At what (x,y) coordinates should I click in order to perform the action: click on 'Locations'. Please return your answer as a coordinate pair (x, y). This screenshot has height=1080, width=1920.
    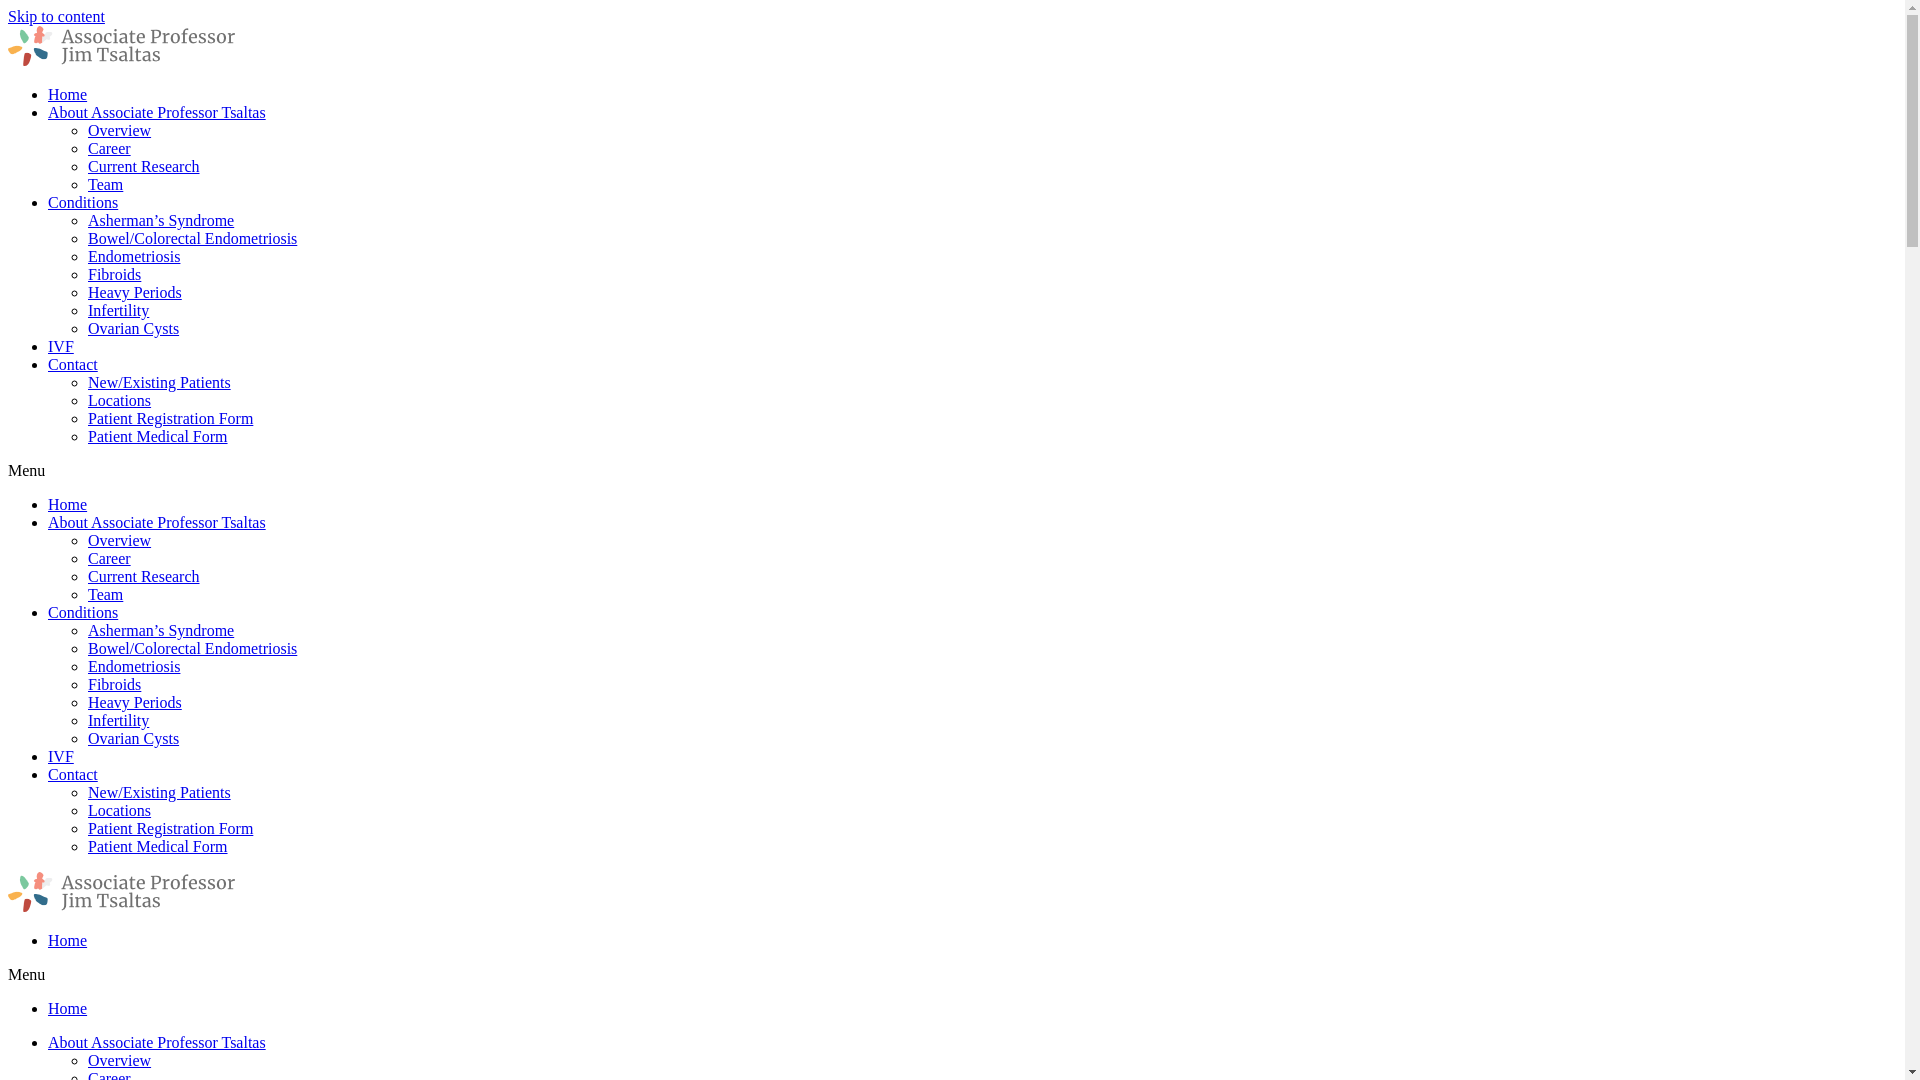
    Looking at the image, I should click on (118, 810).